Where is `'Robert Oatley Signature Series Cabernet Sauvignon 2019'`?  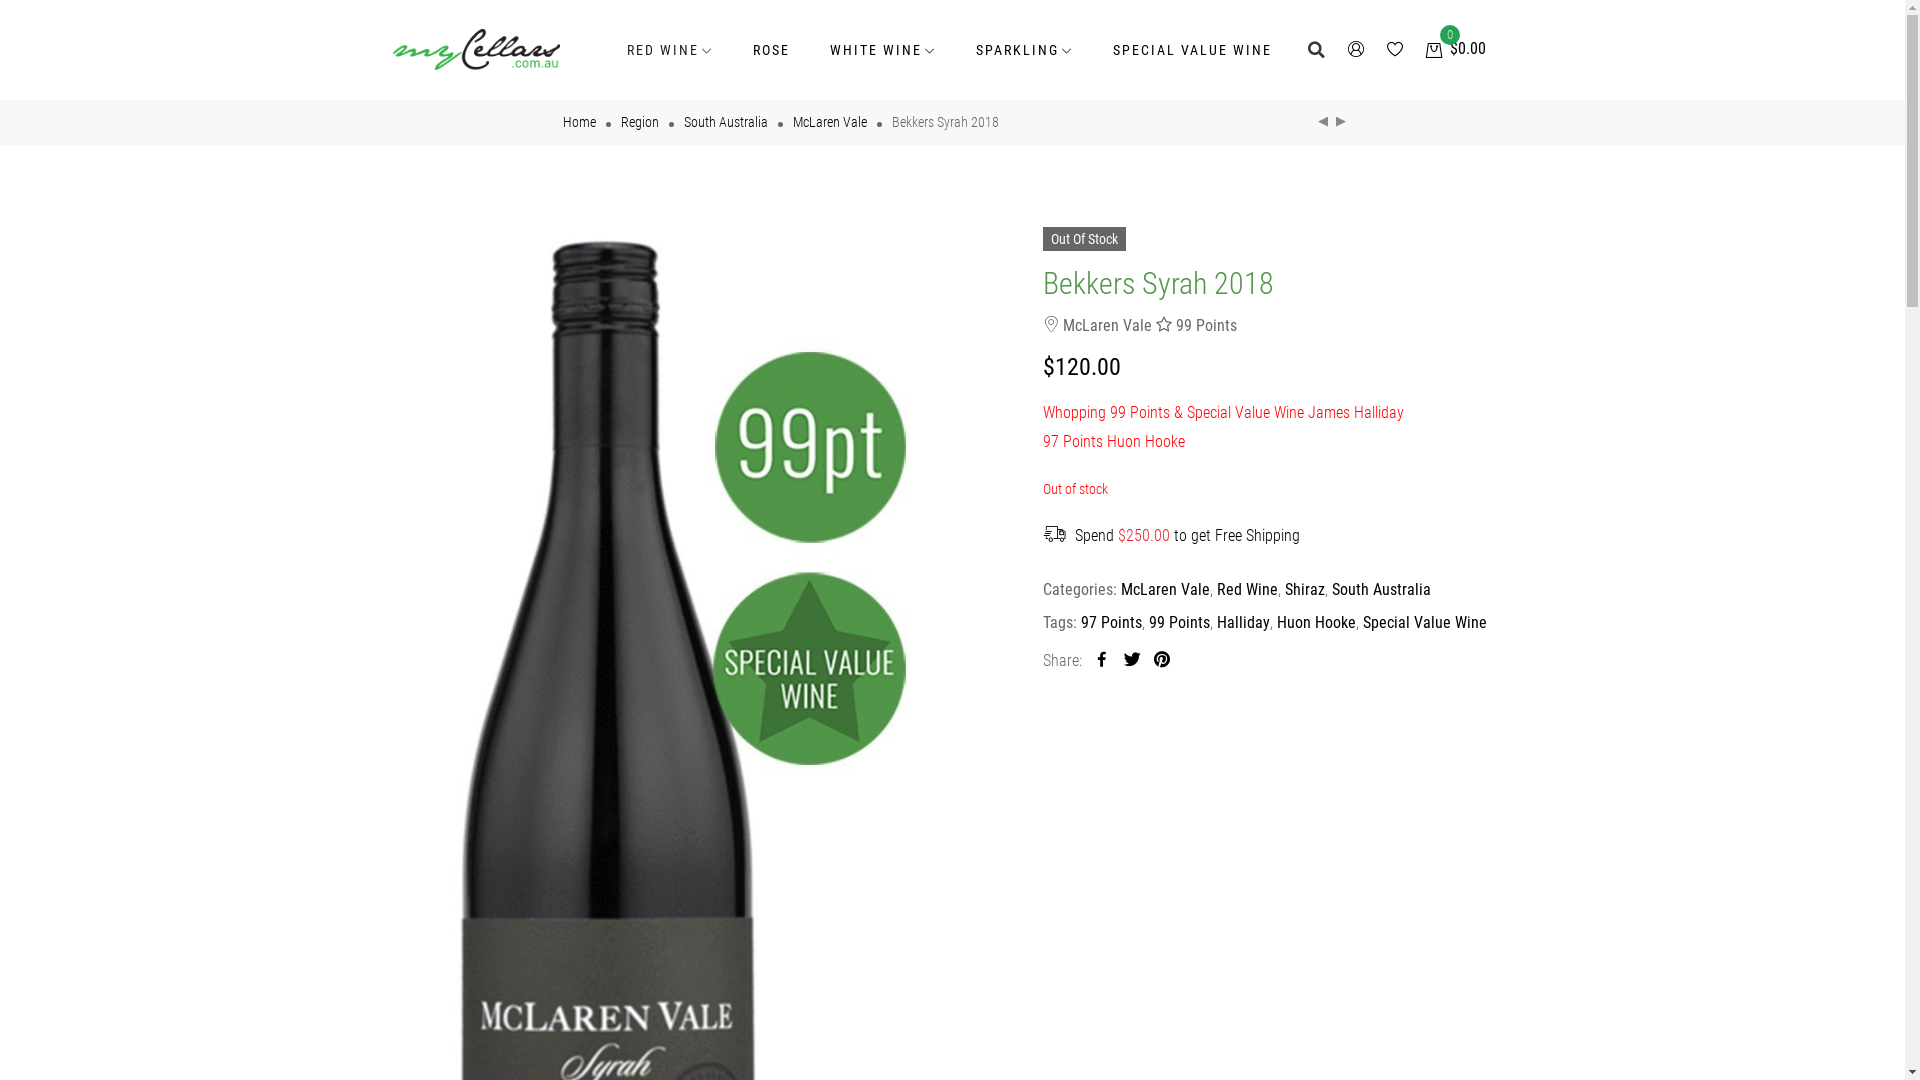 'Robert Oatley Signature Series Cabernet Sauvignon 2019' is located at coordinates (1331, 122).